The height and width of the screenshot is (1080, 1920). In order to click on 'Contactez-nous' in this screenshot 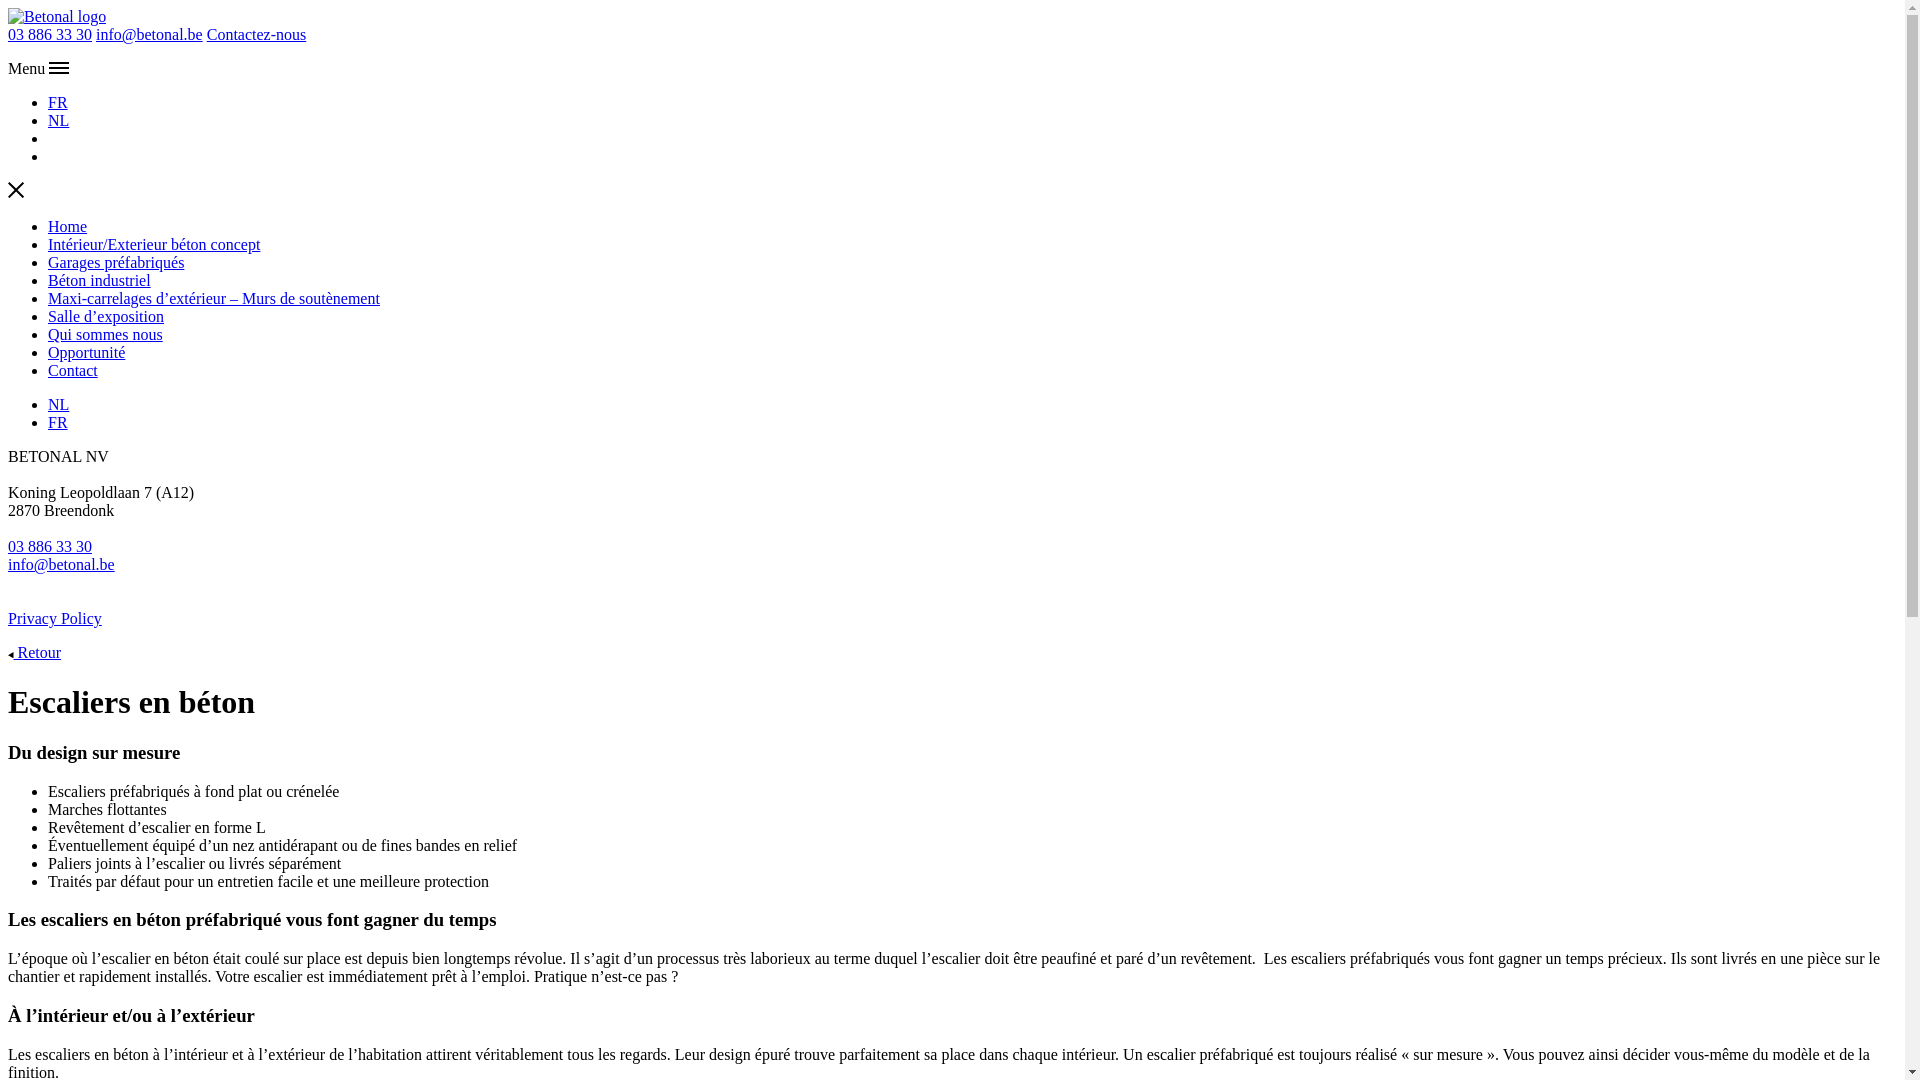, I will do `click(206, 34)`.